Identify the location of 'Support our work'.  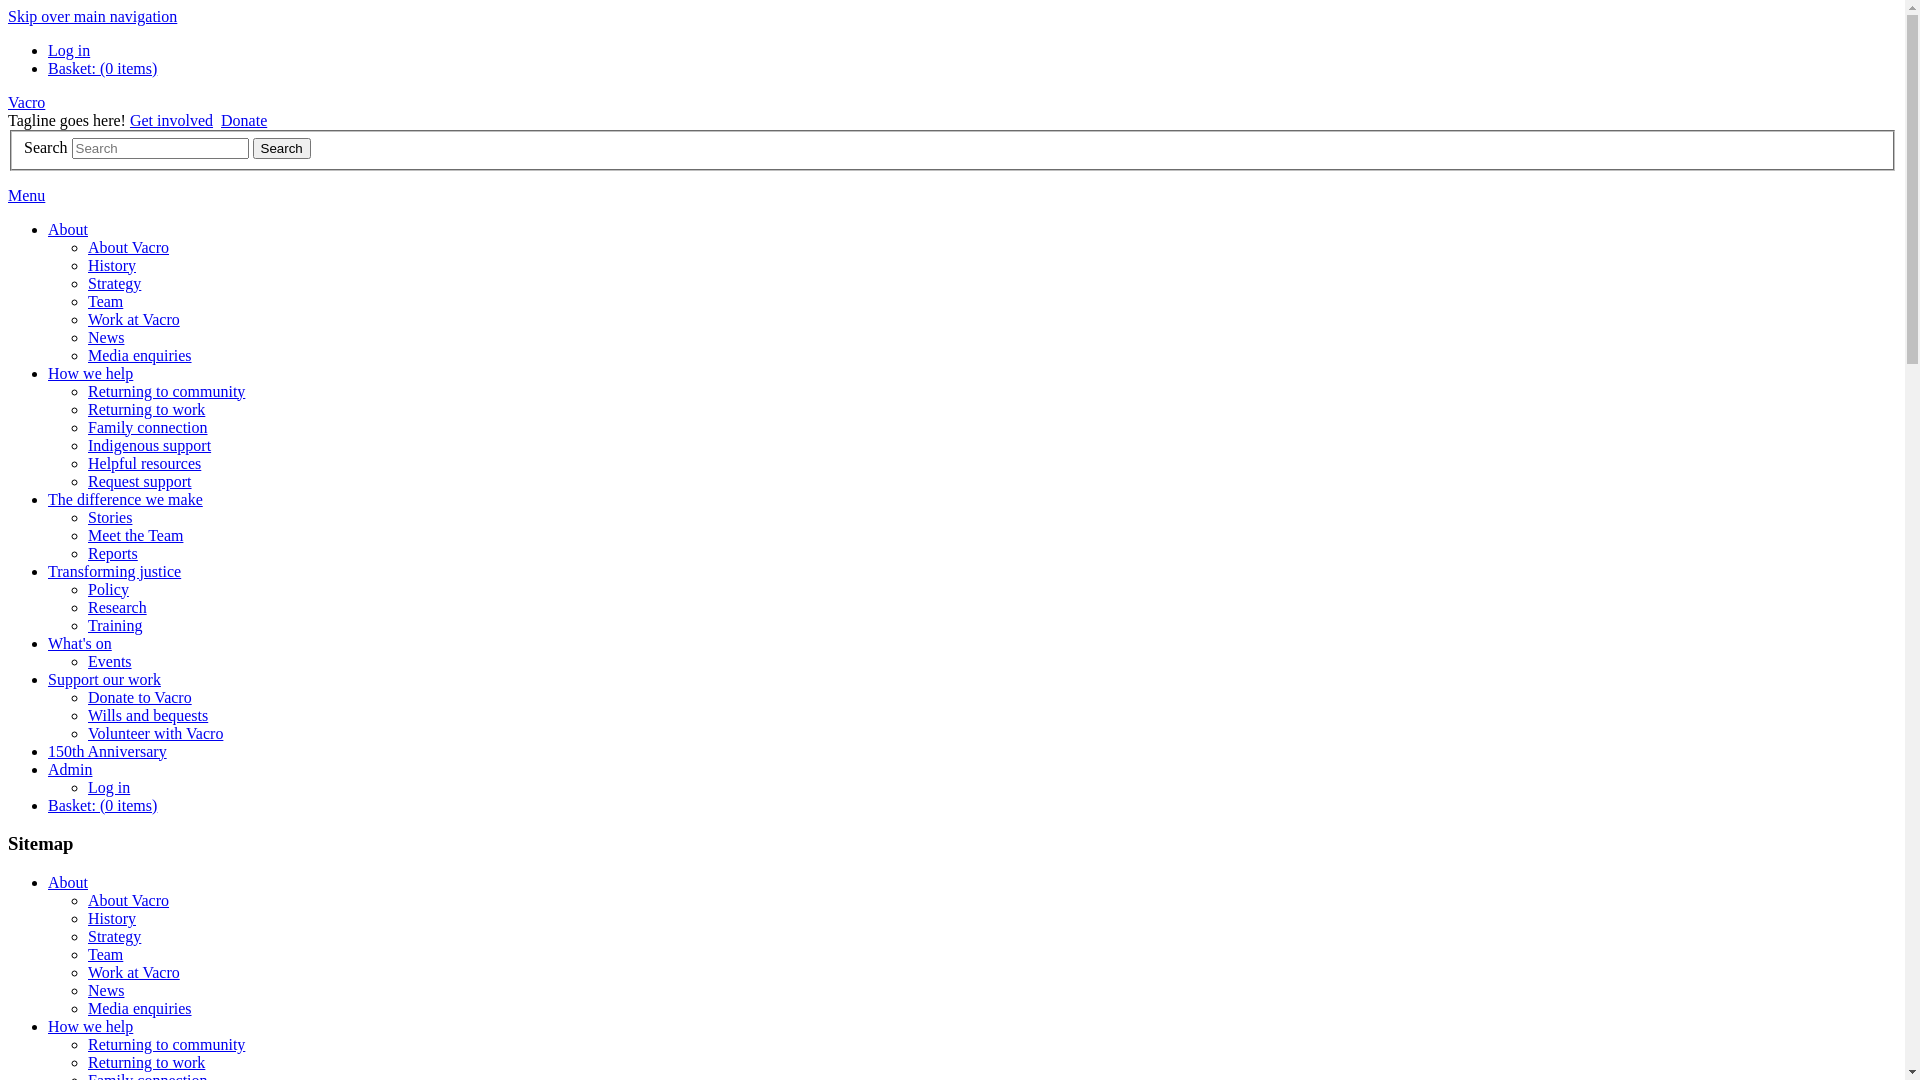
(103, 678).